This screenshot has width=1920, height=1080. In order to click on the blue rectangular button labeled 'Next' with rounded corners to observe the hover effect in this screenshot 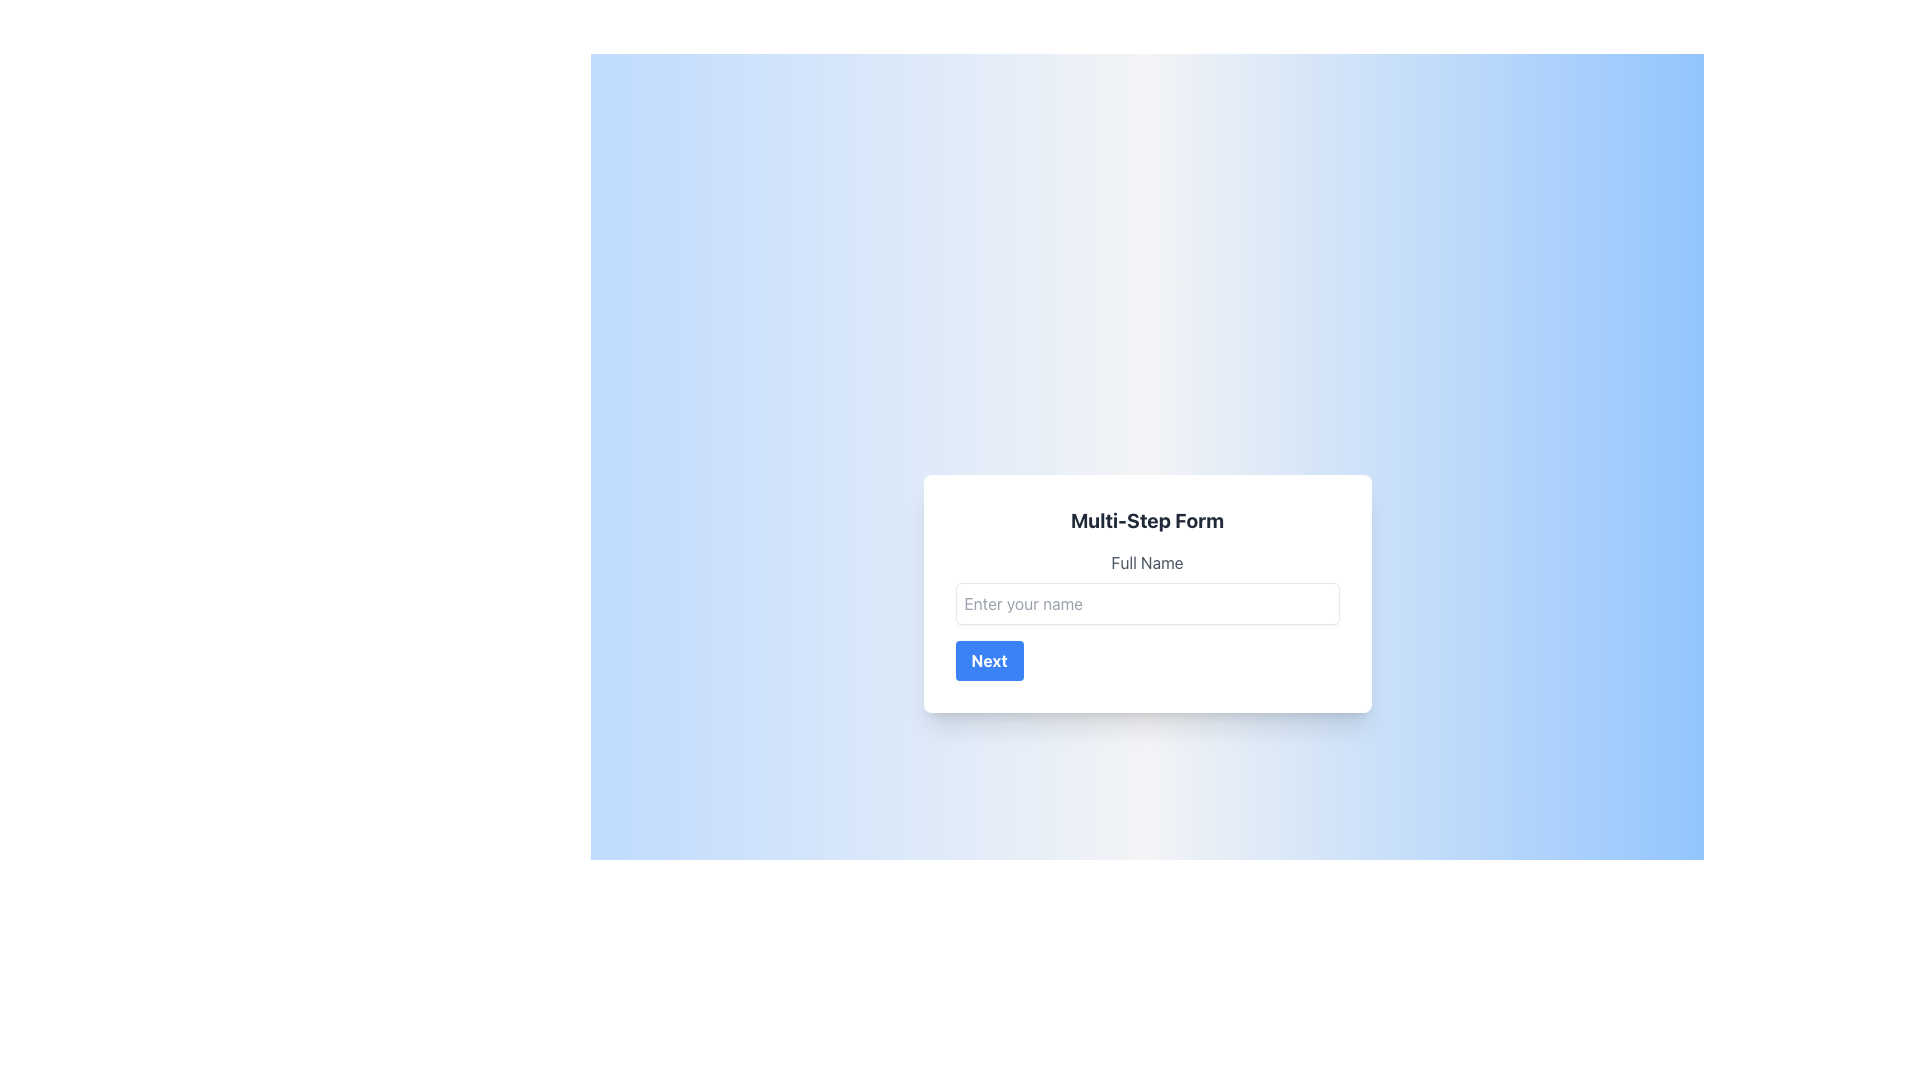, I will do `click(989, 660)`.